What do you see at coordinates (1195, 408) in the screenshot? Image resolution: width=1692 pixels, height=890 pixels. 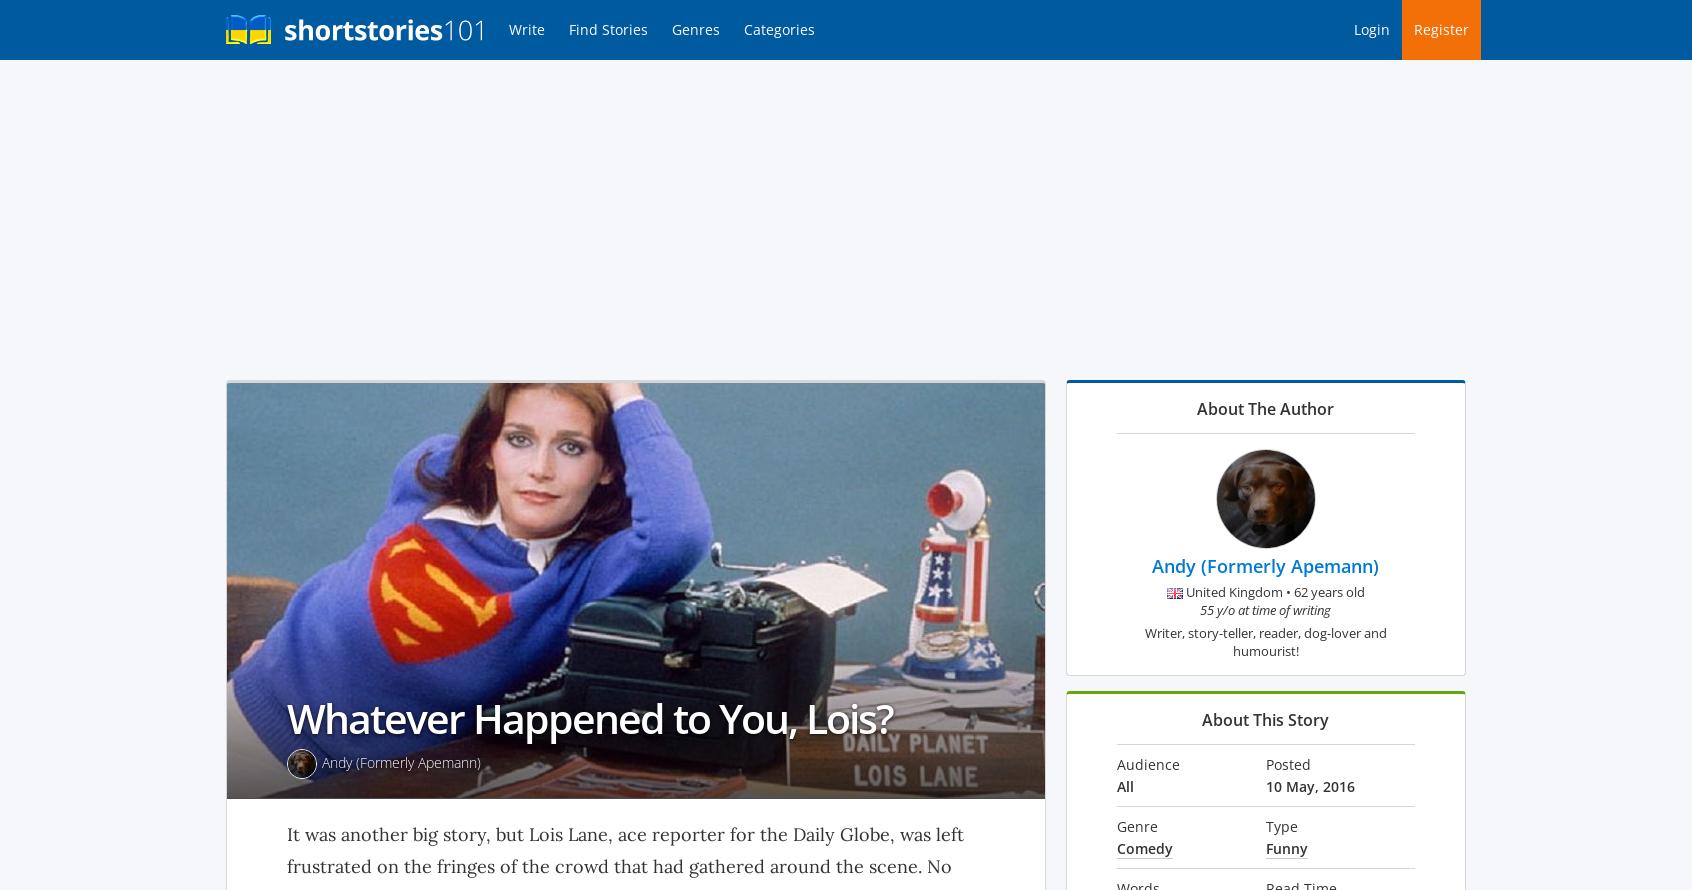 I see `'About The Author'` at bounding box center [1195, 408].